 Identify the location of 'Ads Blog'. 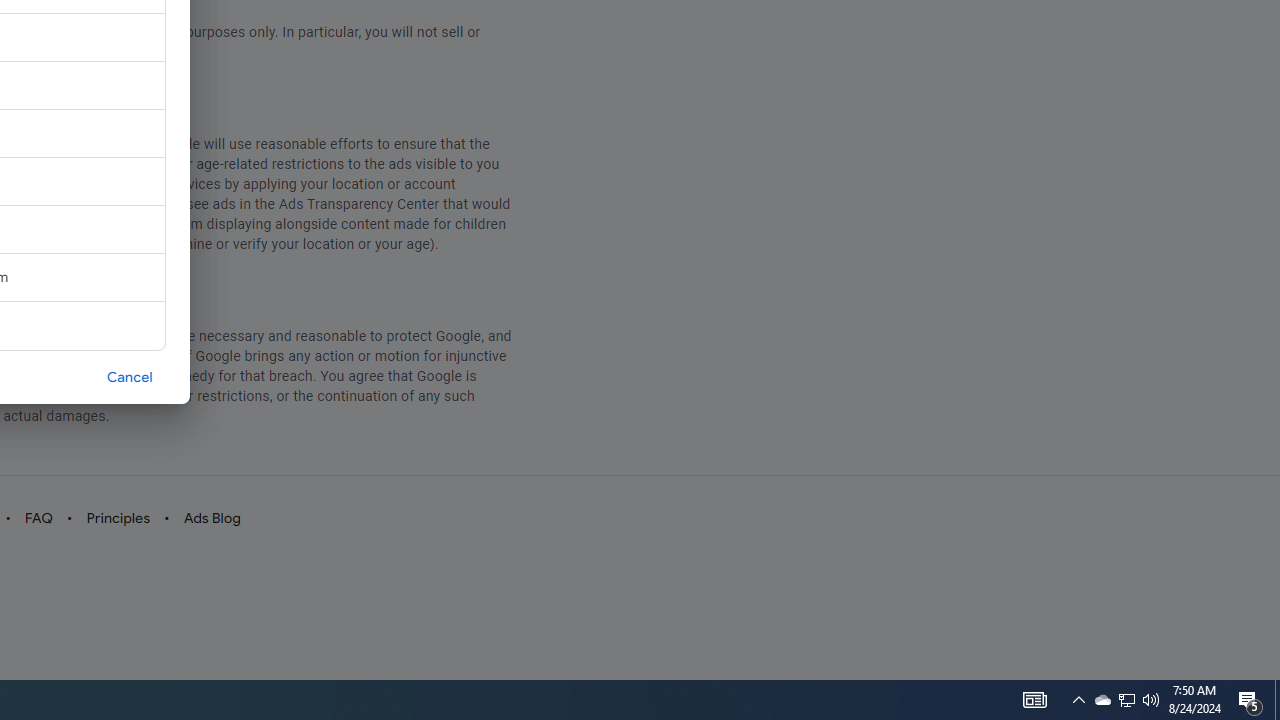
(211, 517).